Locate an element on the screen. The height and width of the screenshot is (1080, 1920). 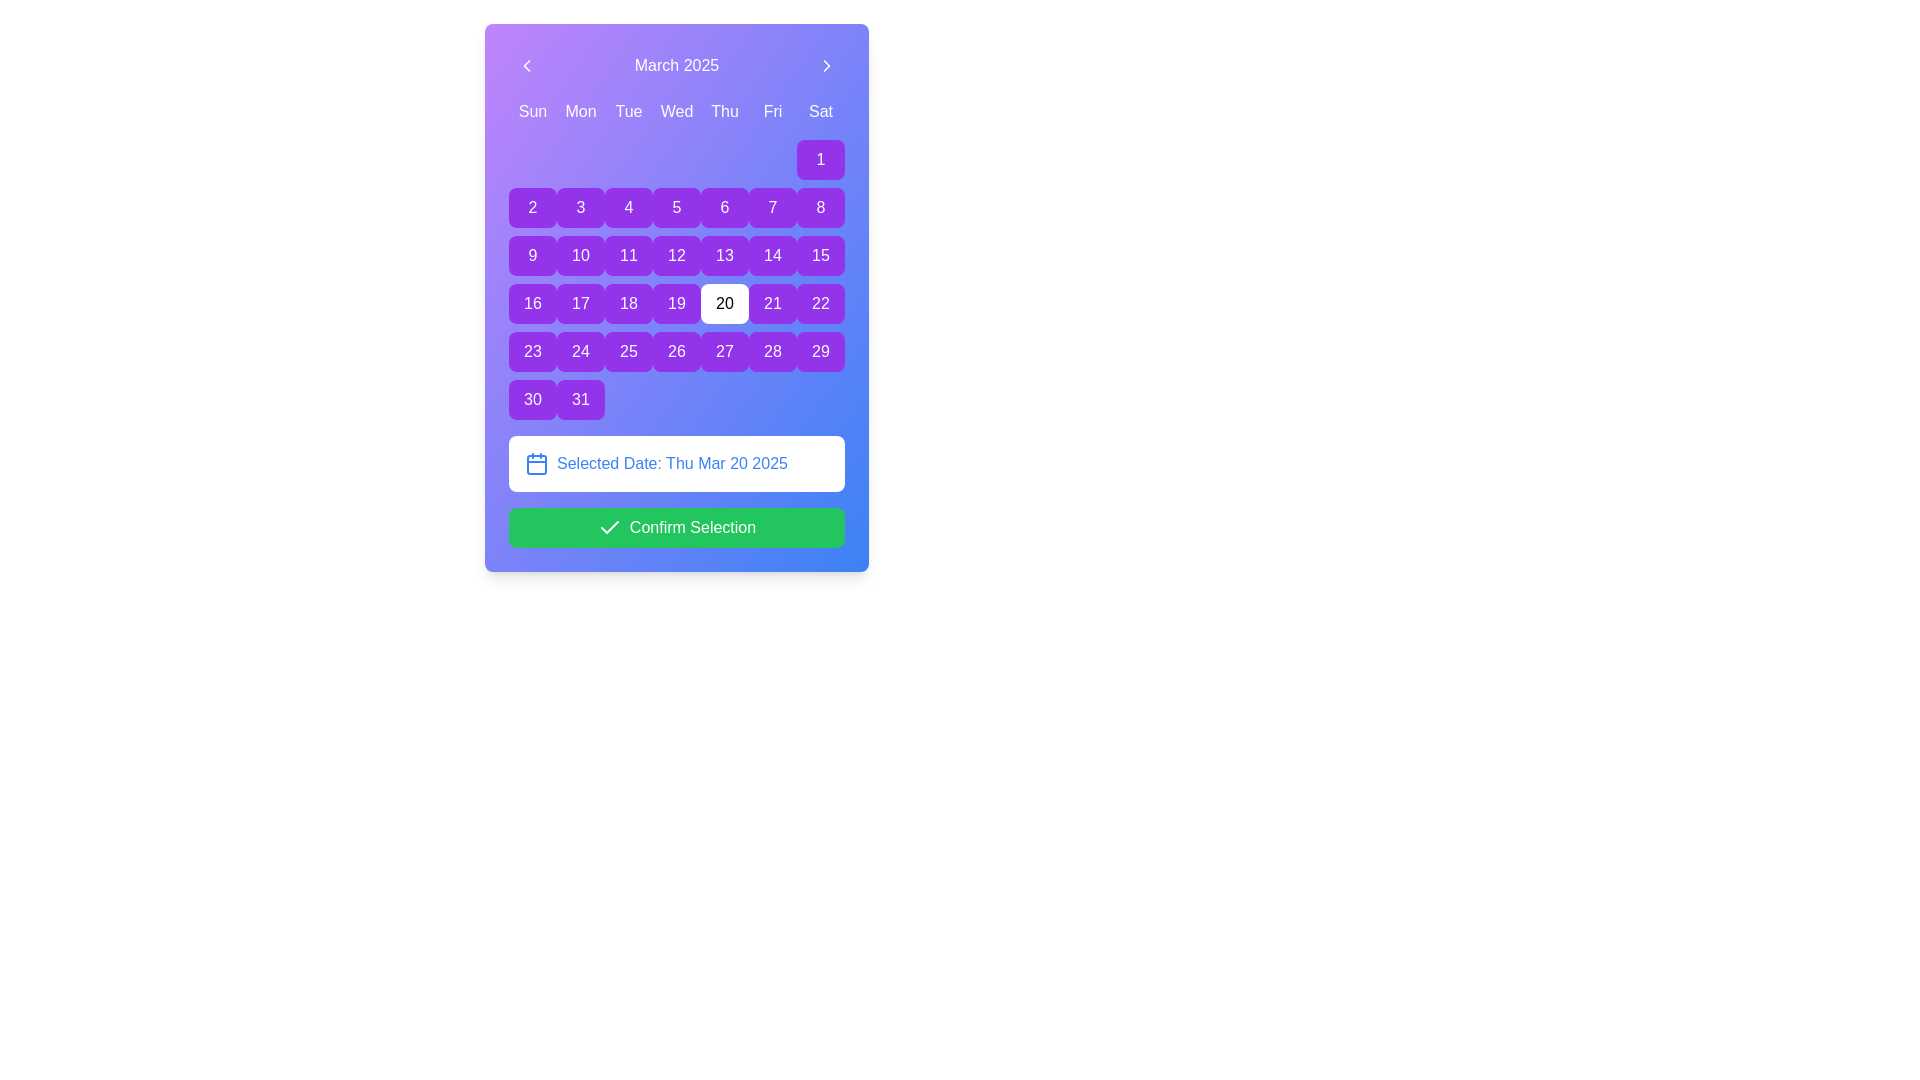
the text label displaying 'Sat', which is positioned at the rightmost end of the day abbreviation series in a calendar interface is located at coordinates (820, 111).